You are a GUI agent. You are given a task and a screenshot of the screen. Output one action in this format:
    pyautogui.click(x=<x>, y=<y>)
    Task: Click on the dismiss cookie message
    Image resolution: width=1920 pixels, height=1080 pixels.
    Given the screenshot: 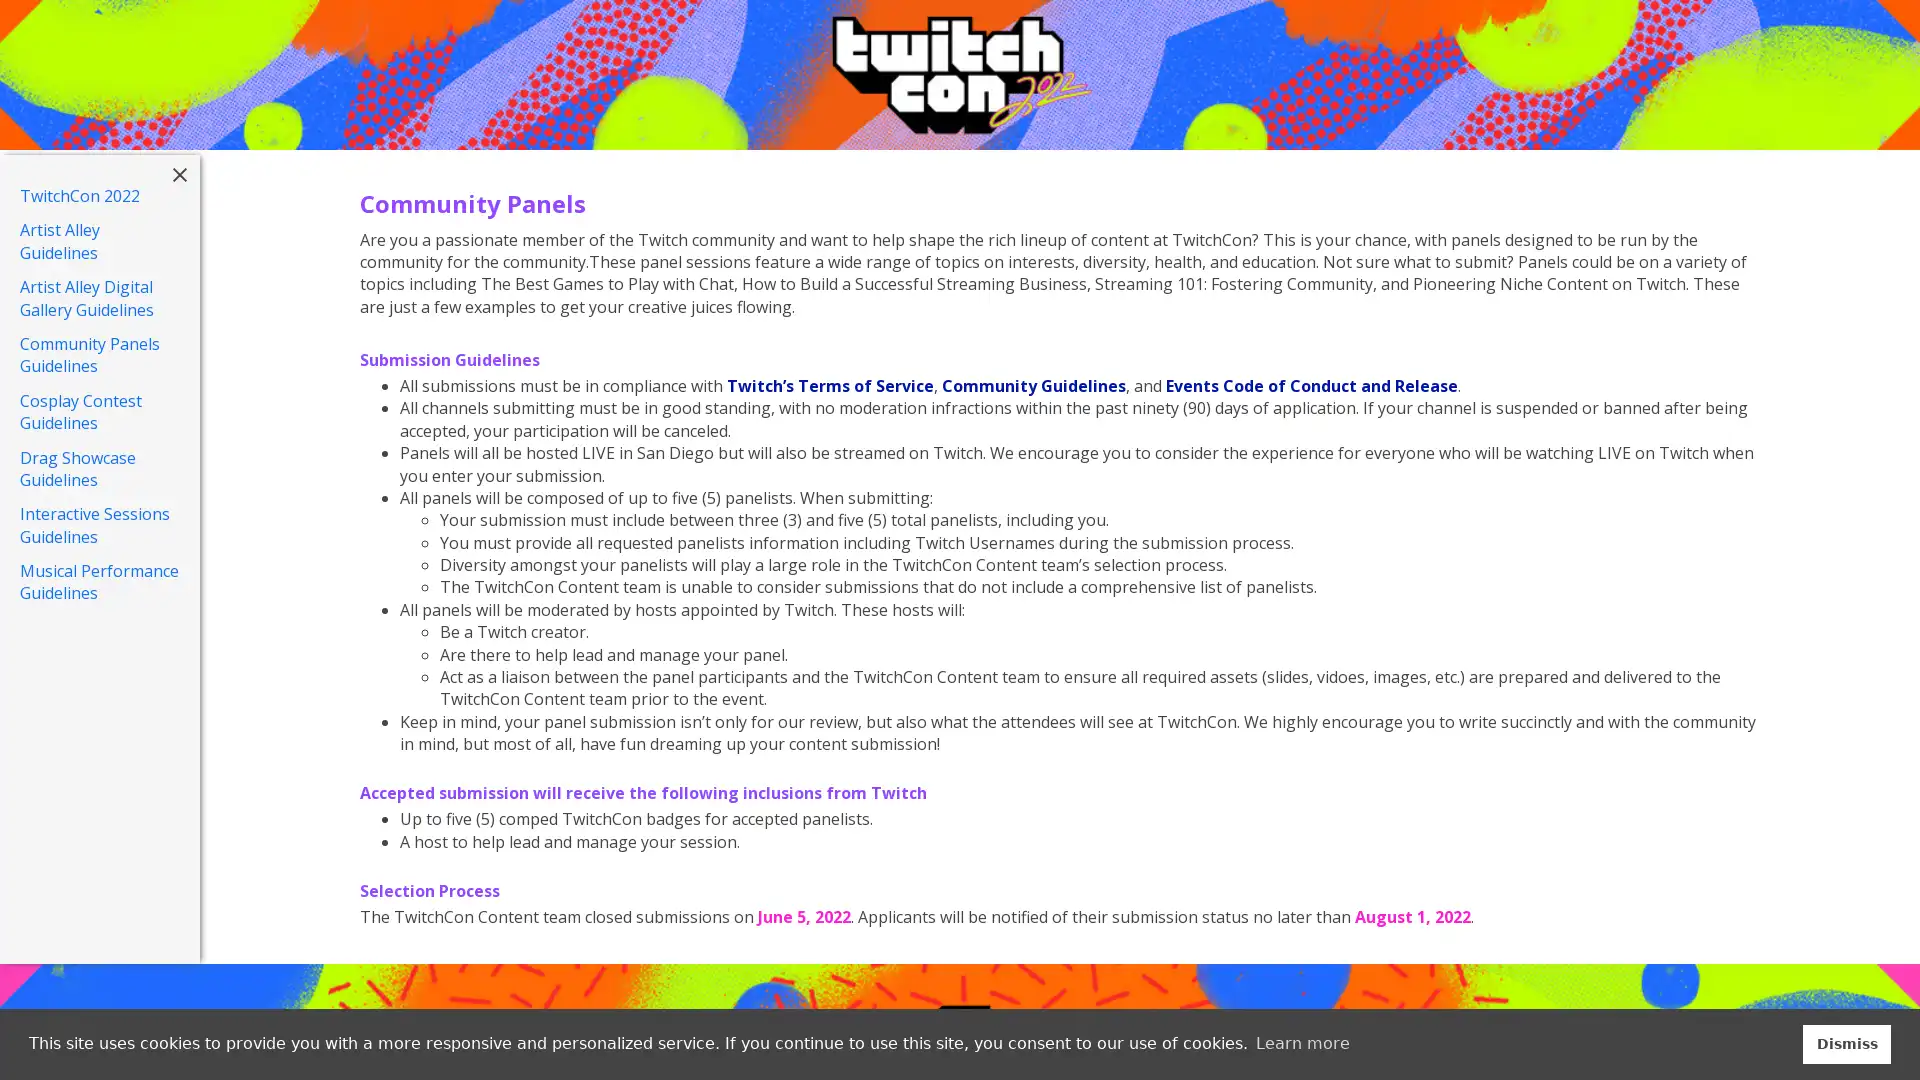 What is the action you would take?
    pyautogui.click(x=1846, y=1043)
    